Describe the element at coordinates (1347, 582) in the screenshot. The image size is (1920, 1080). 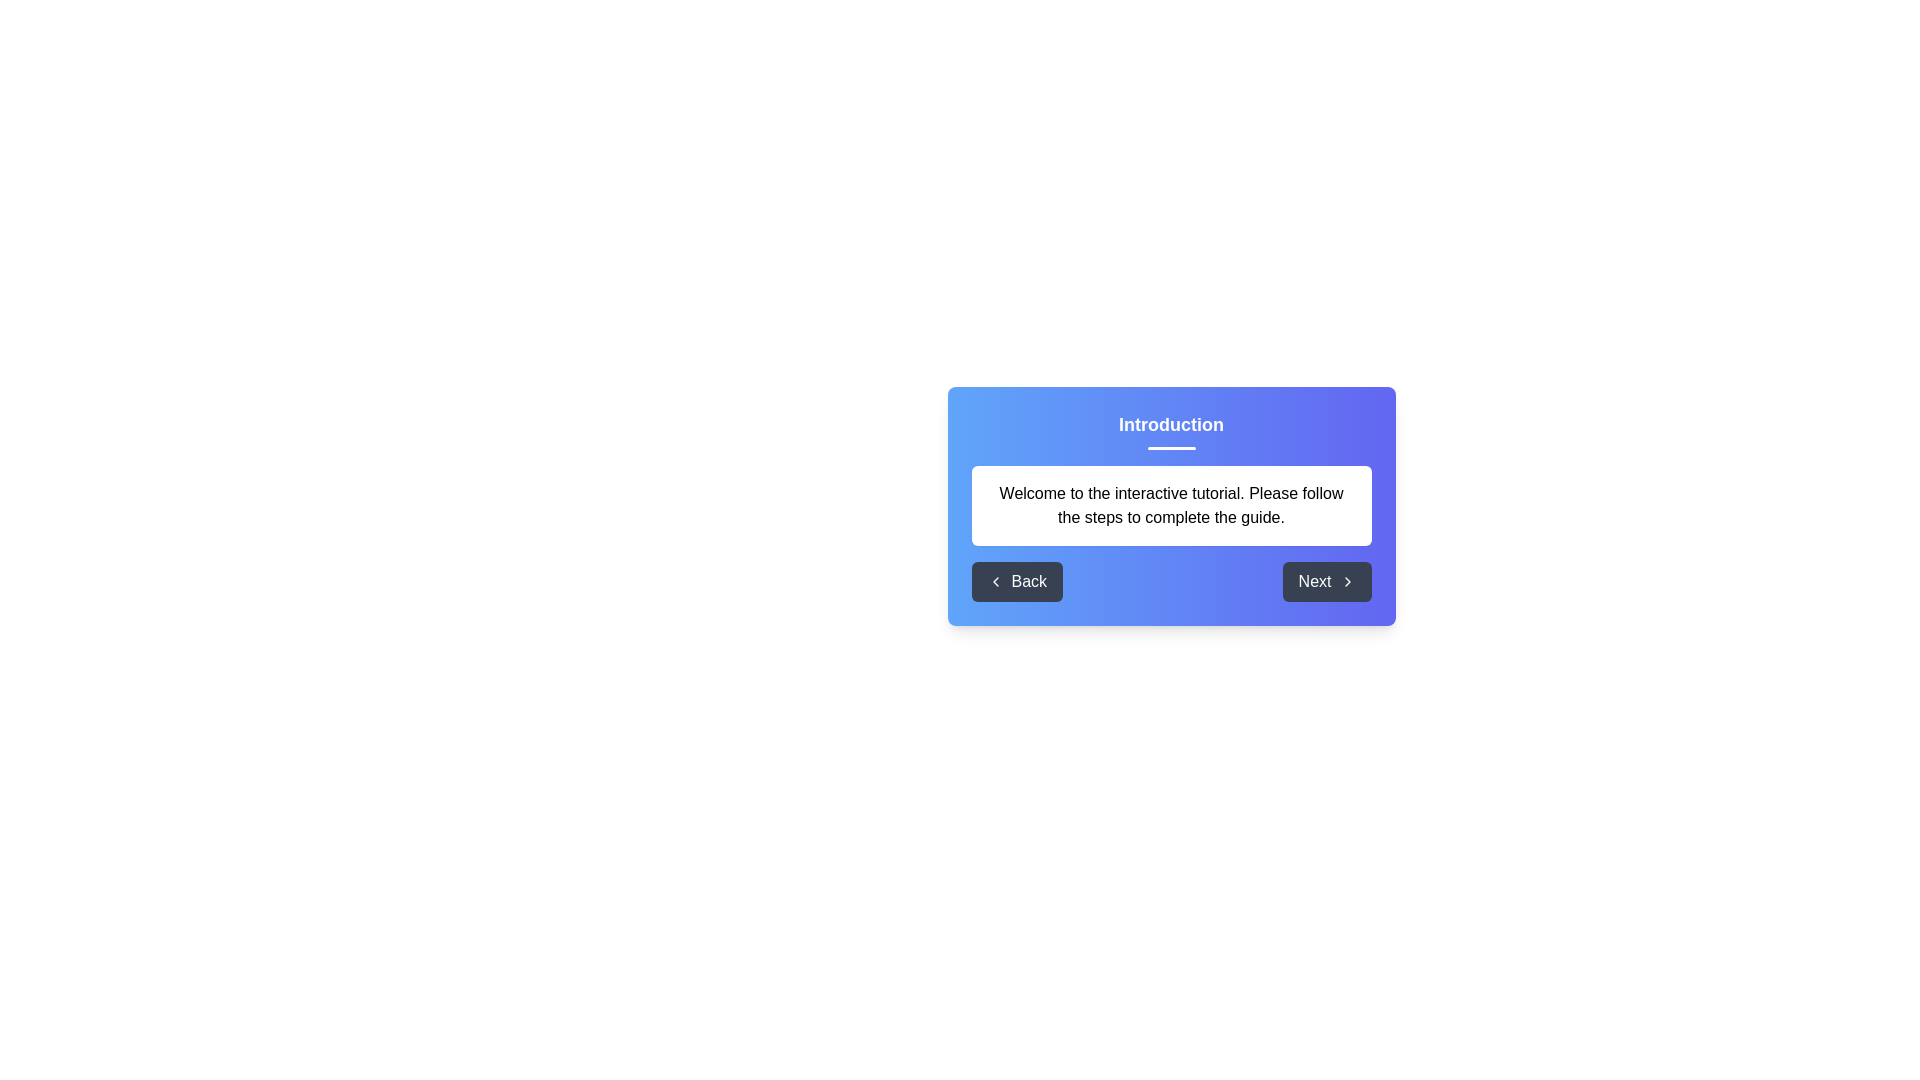
I see `the button labeled 'Next' located in the bottom right of the dialog box, which contains a right-facing chevron icon` at that location.